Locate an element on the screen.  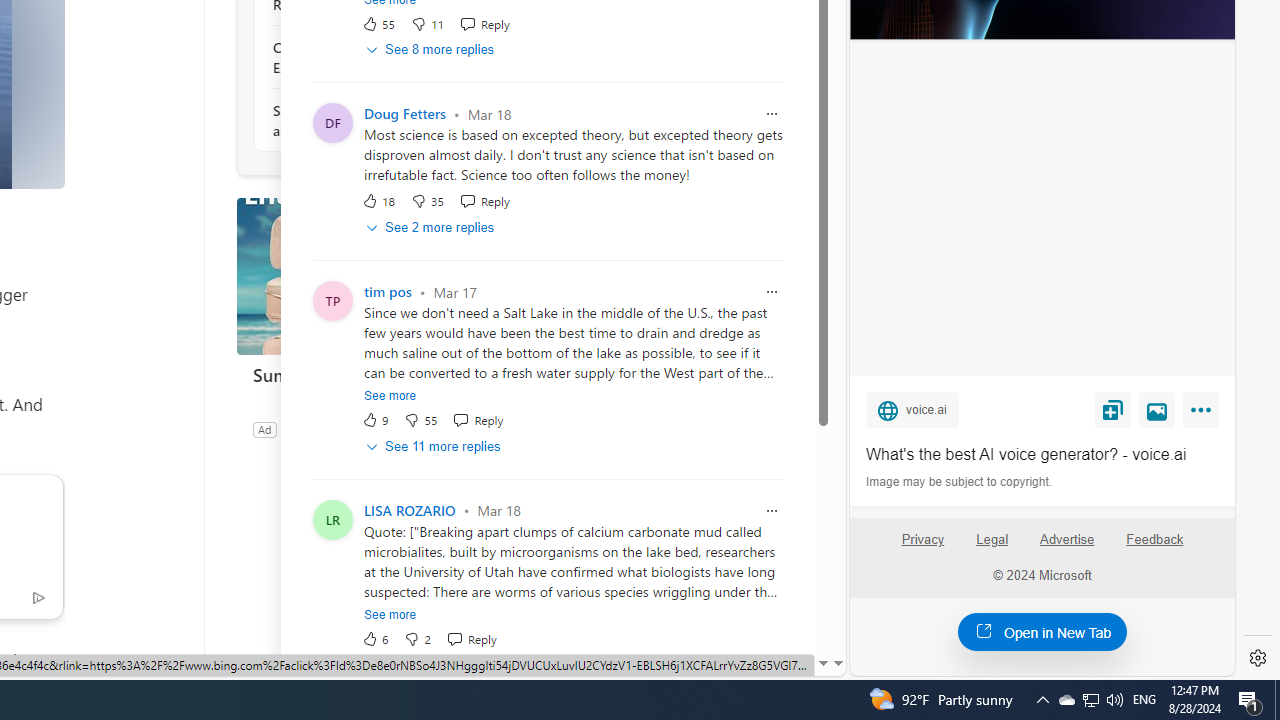
'Reply Reply Comment' is located at coordinates (470, 638).